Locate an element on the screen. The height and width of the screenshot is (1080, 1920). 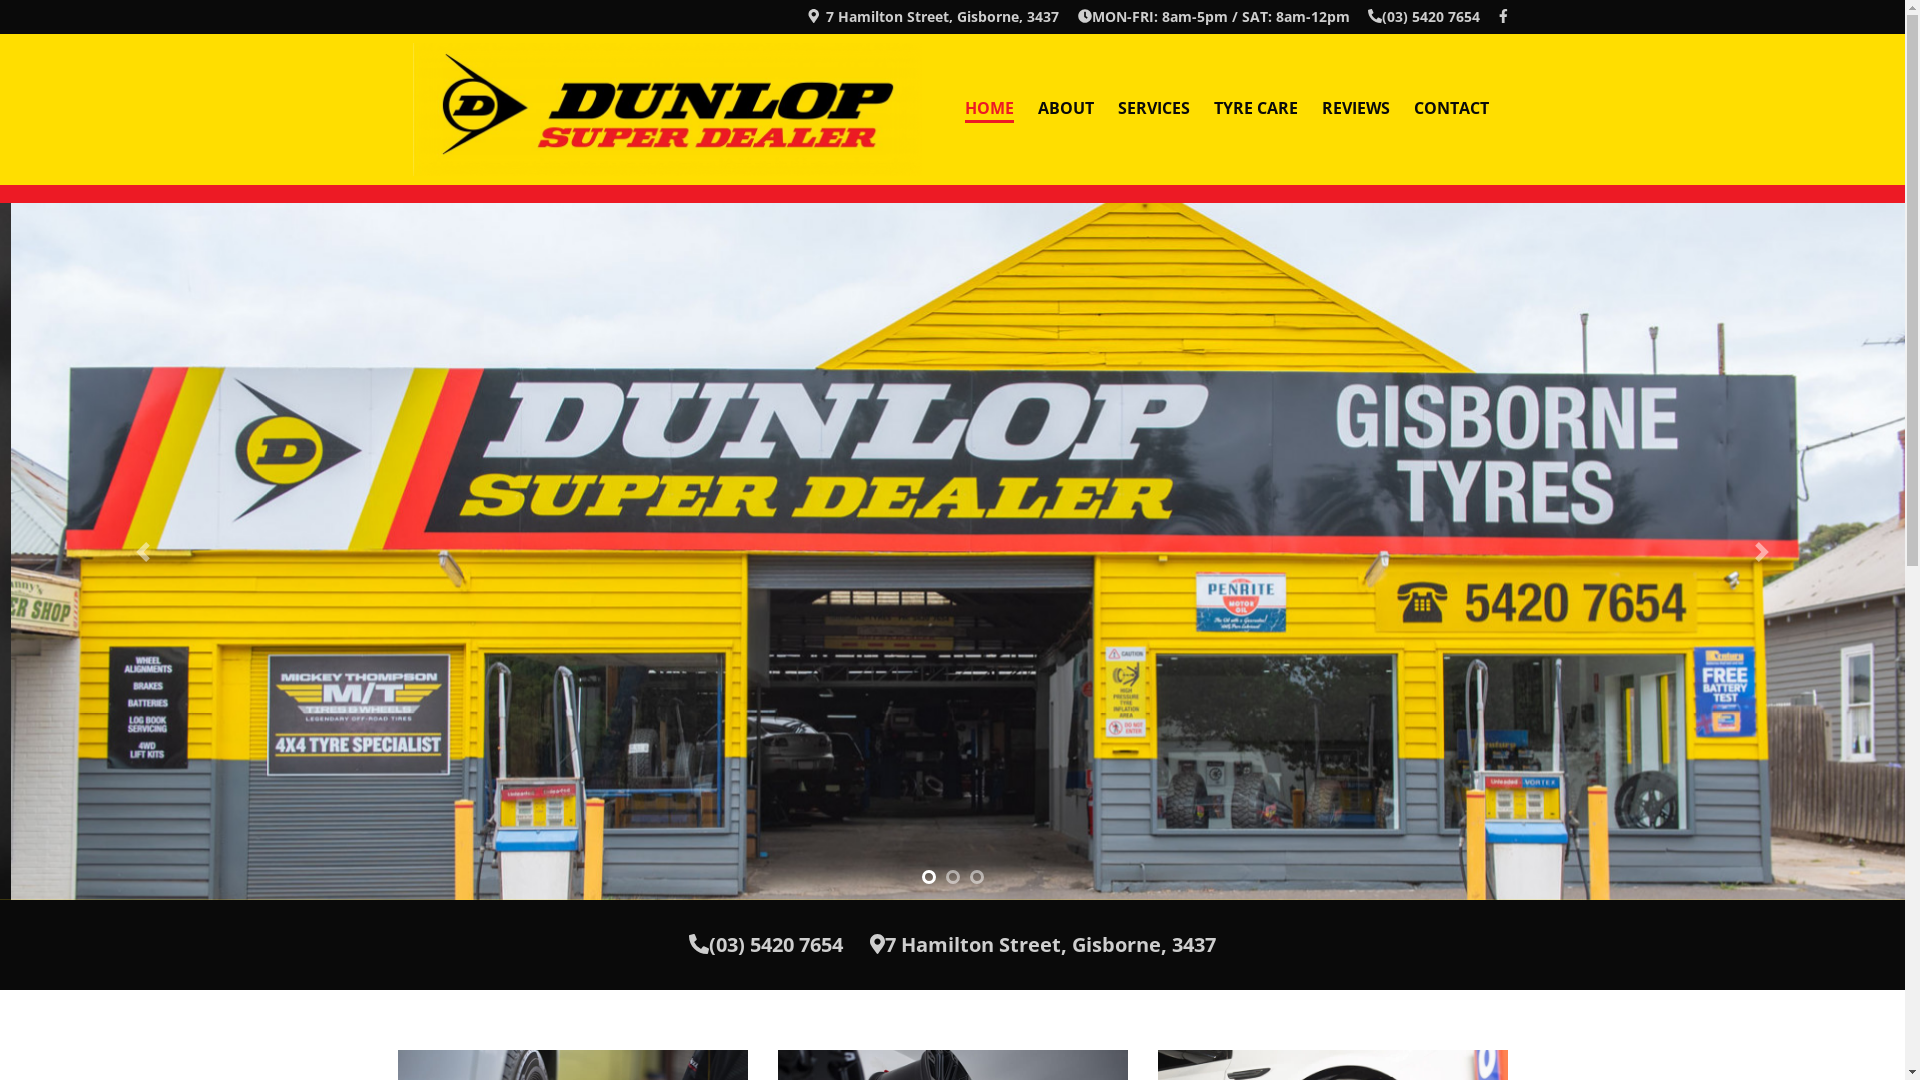
'7 Hamilton Street, Gisborne, 3437' is located at coordinates (1041, 944).